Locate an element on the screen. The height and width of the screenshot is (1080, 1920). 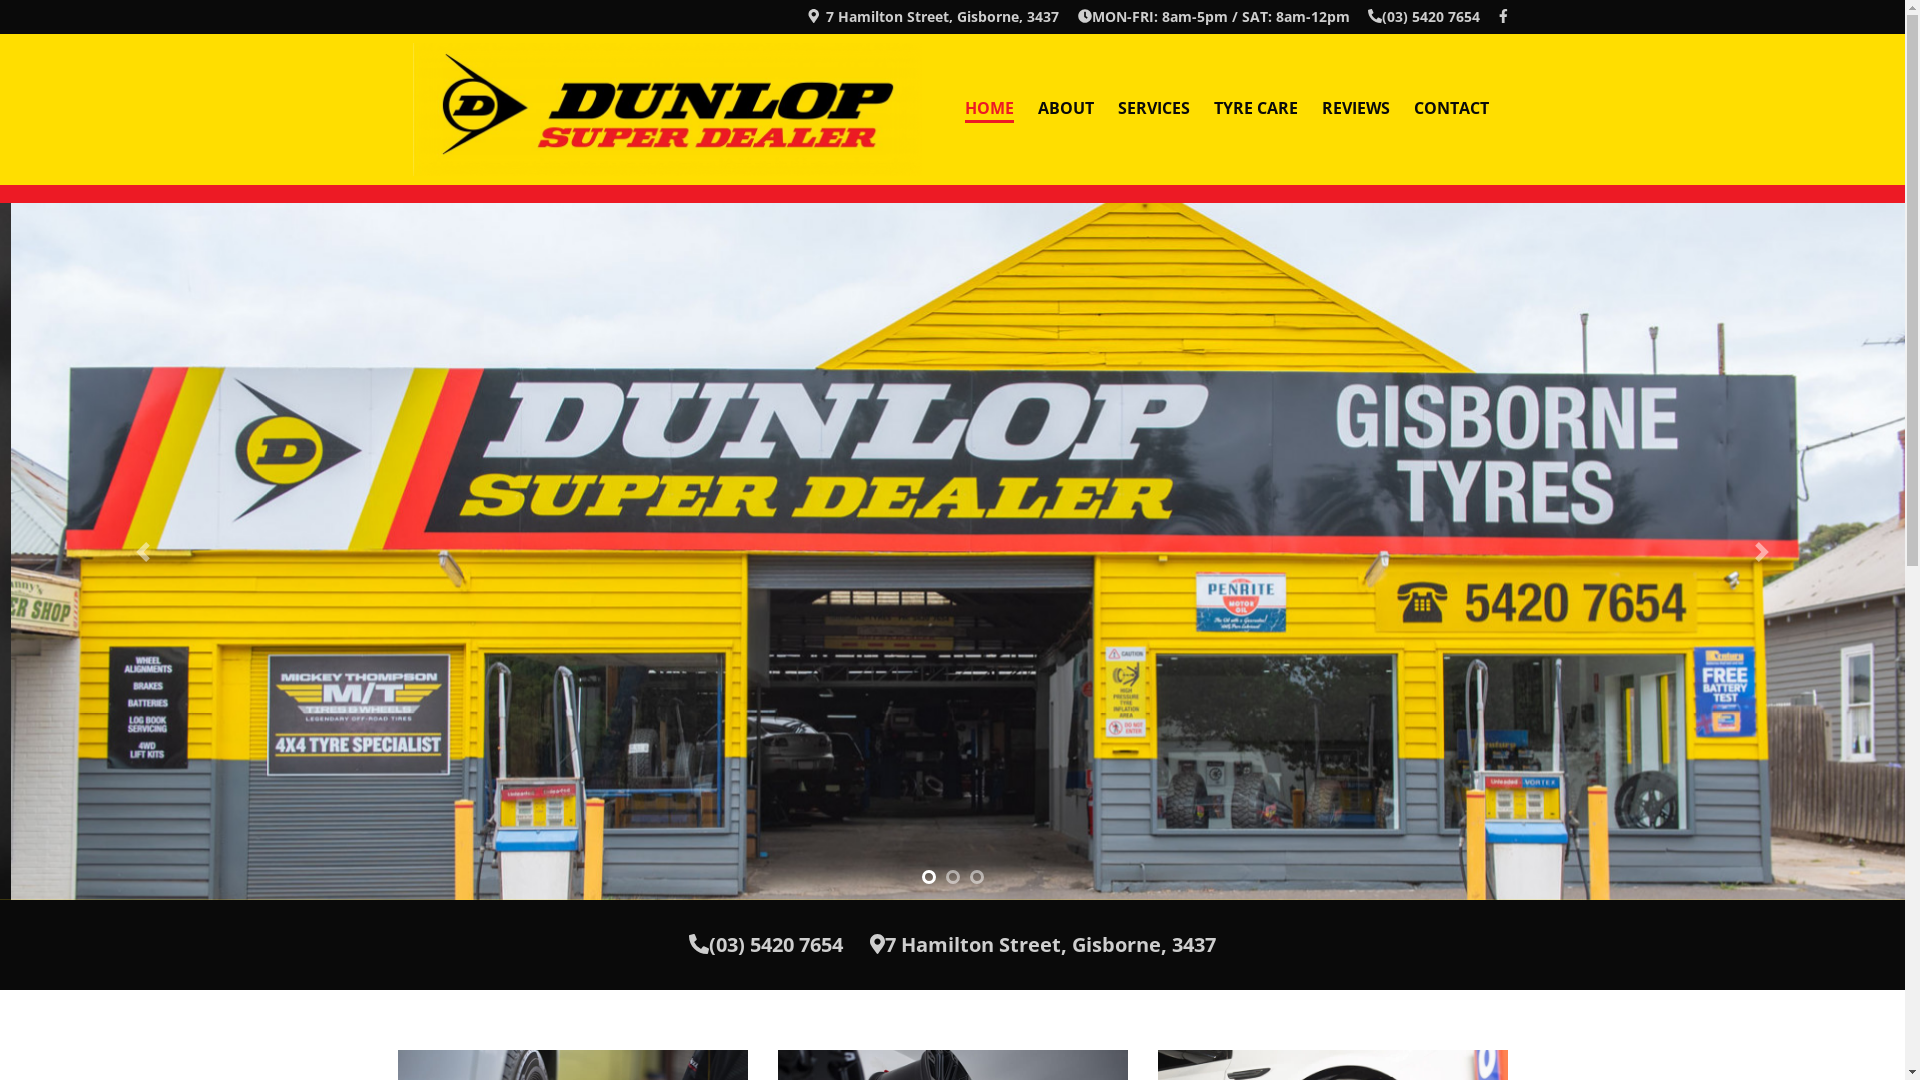
'7 Hamilton Street, Gisborne, 3437' is located at coordinates (1041, 944).